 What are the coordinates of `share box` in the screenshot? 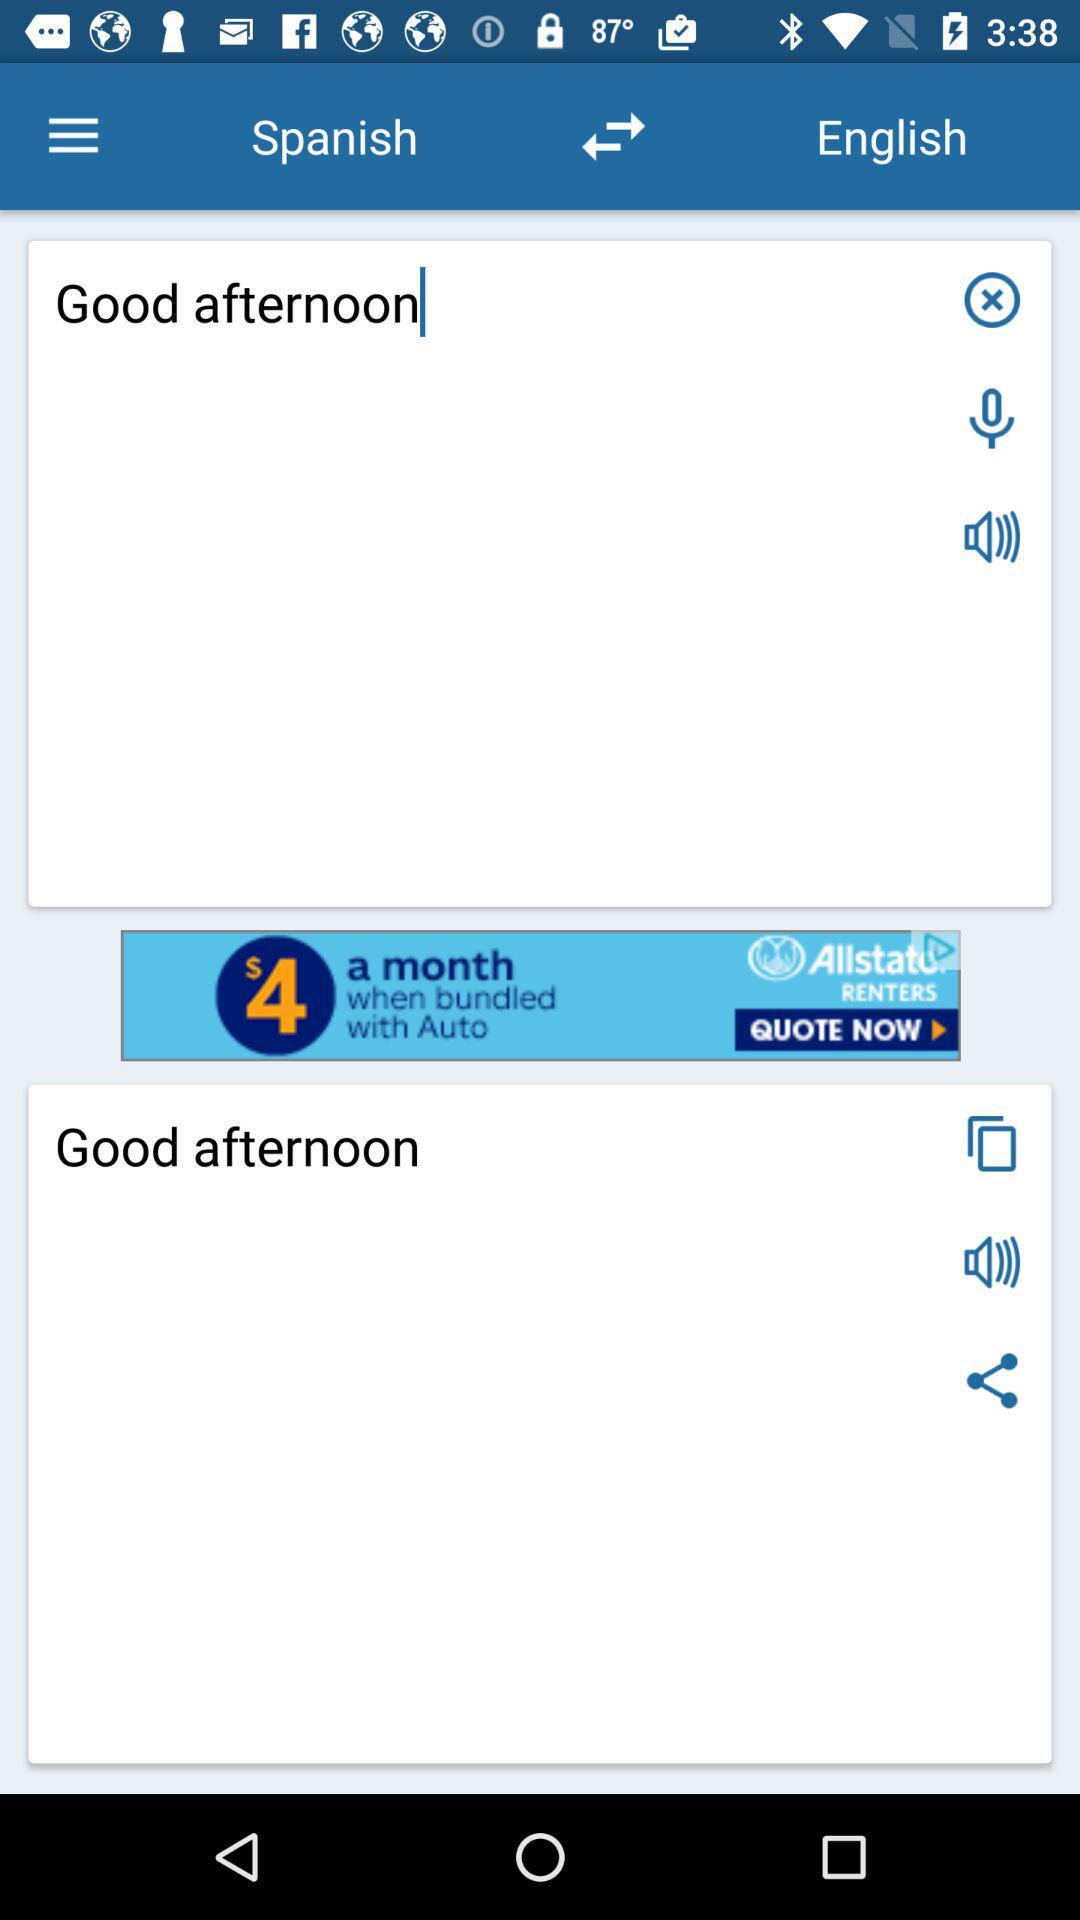 It's located at (992, 1379).